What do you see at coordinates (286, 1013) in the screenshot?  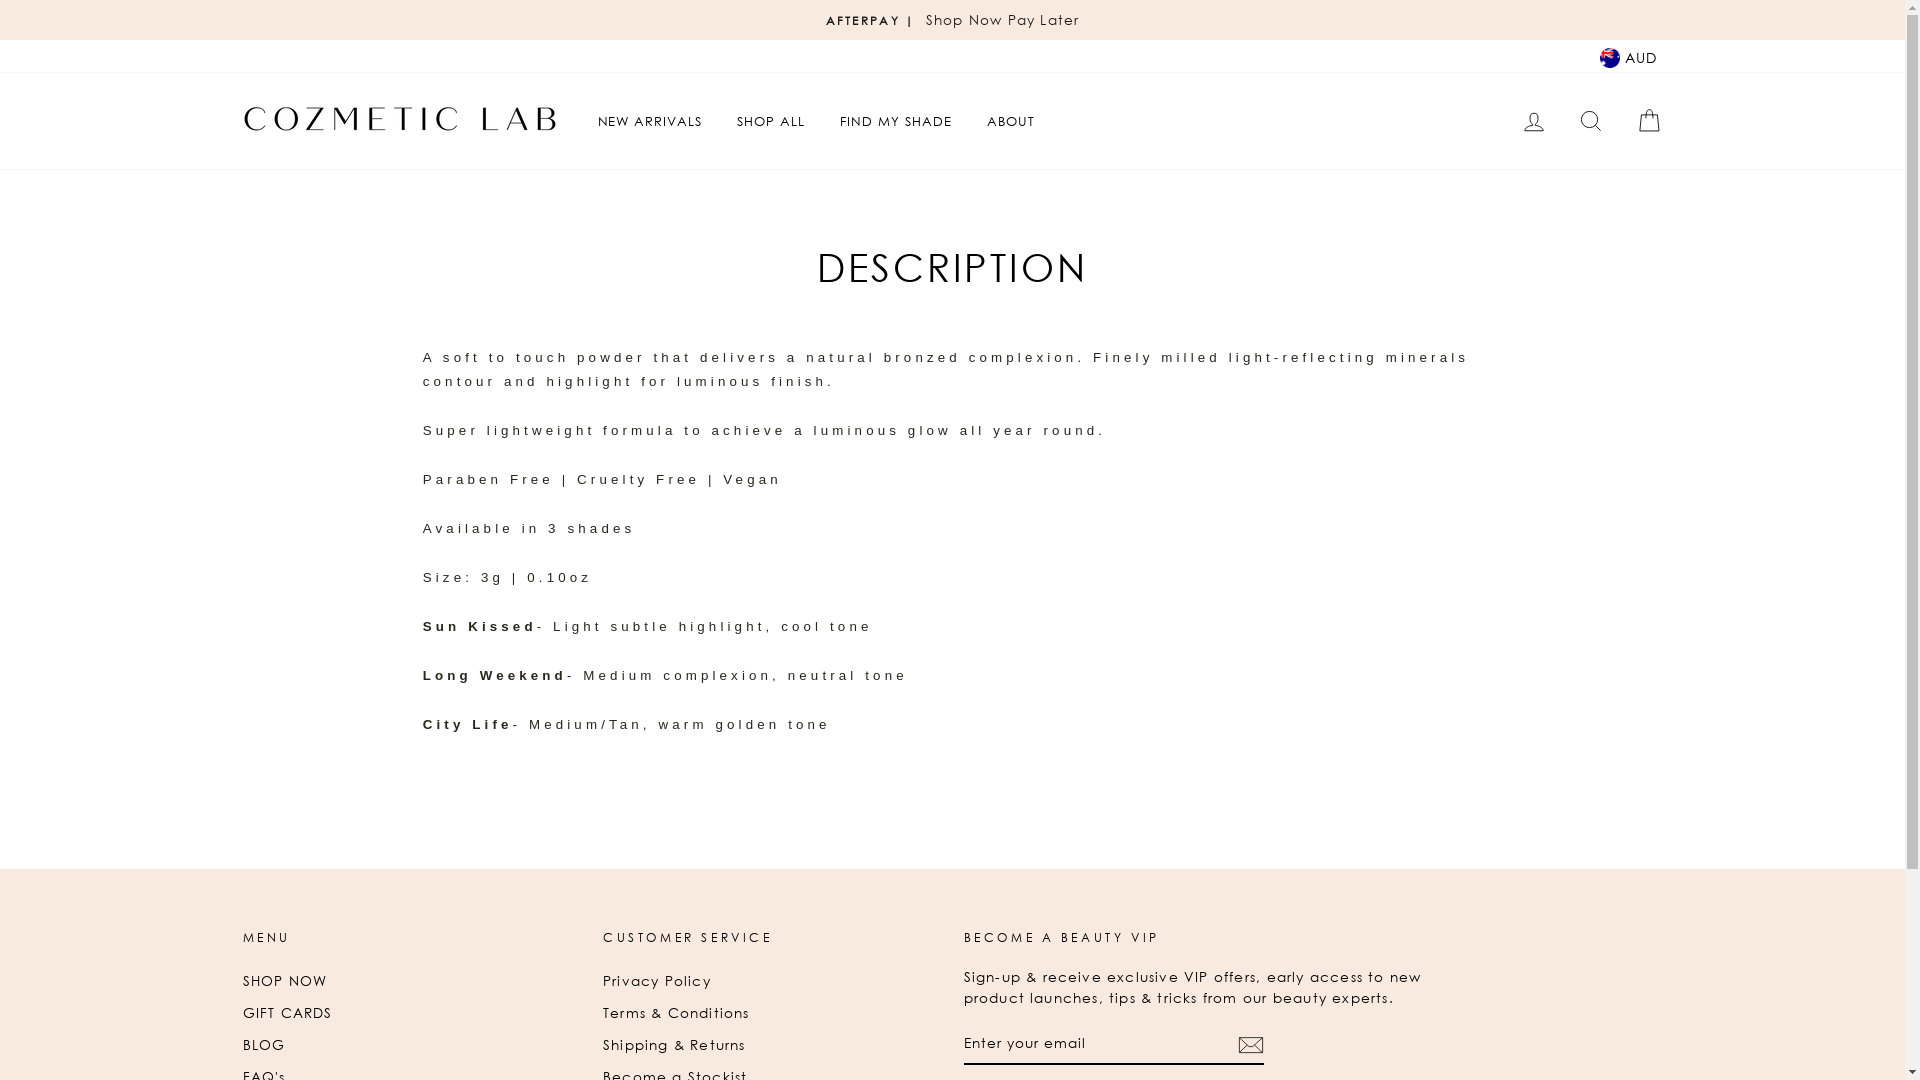 I see `'GIFT CARDS'` at bounding box center [286, 1013].